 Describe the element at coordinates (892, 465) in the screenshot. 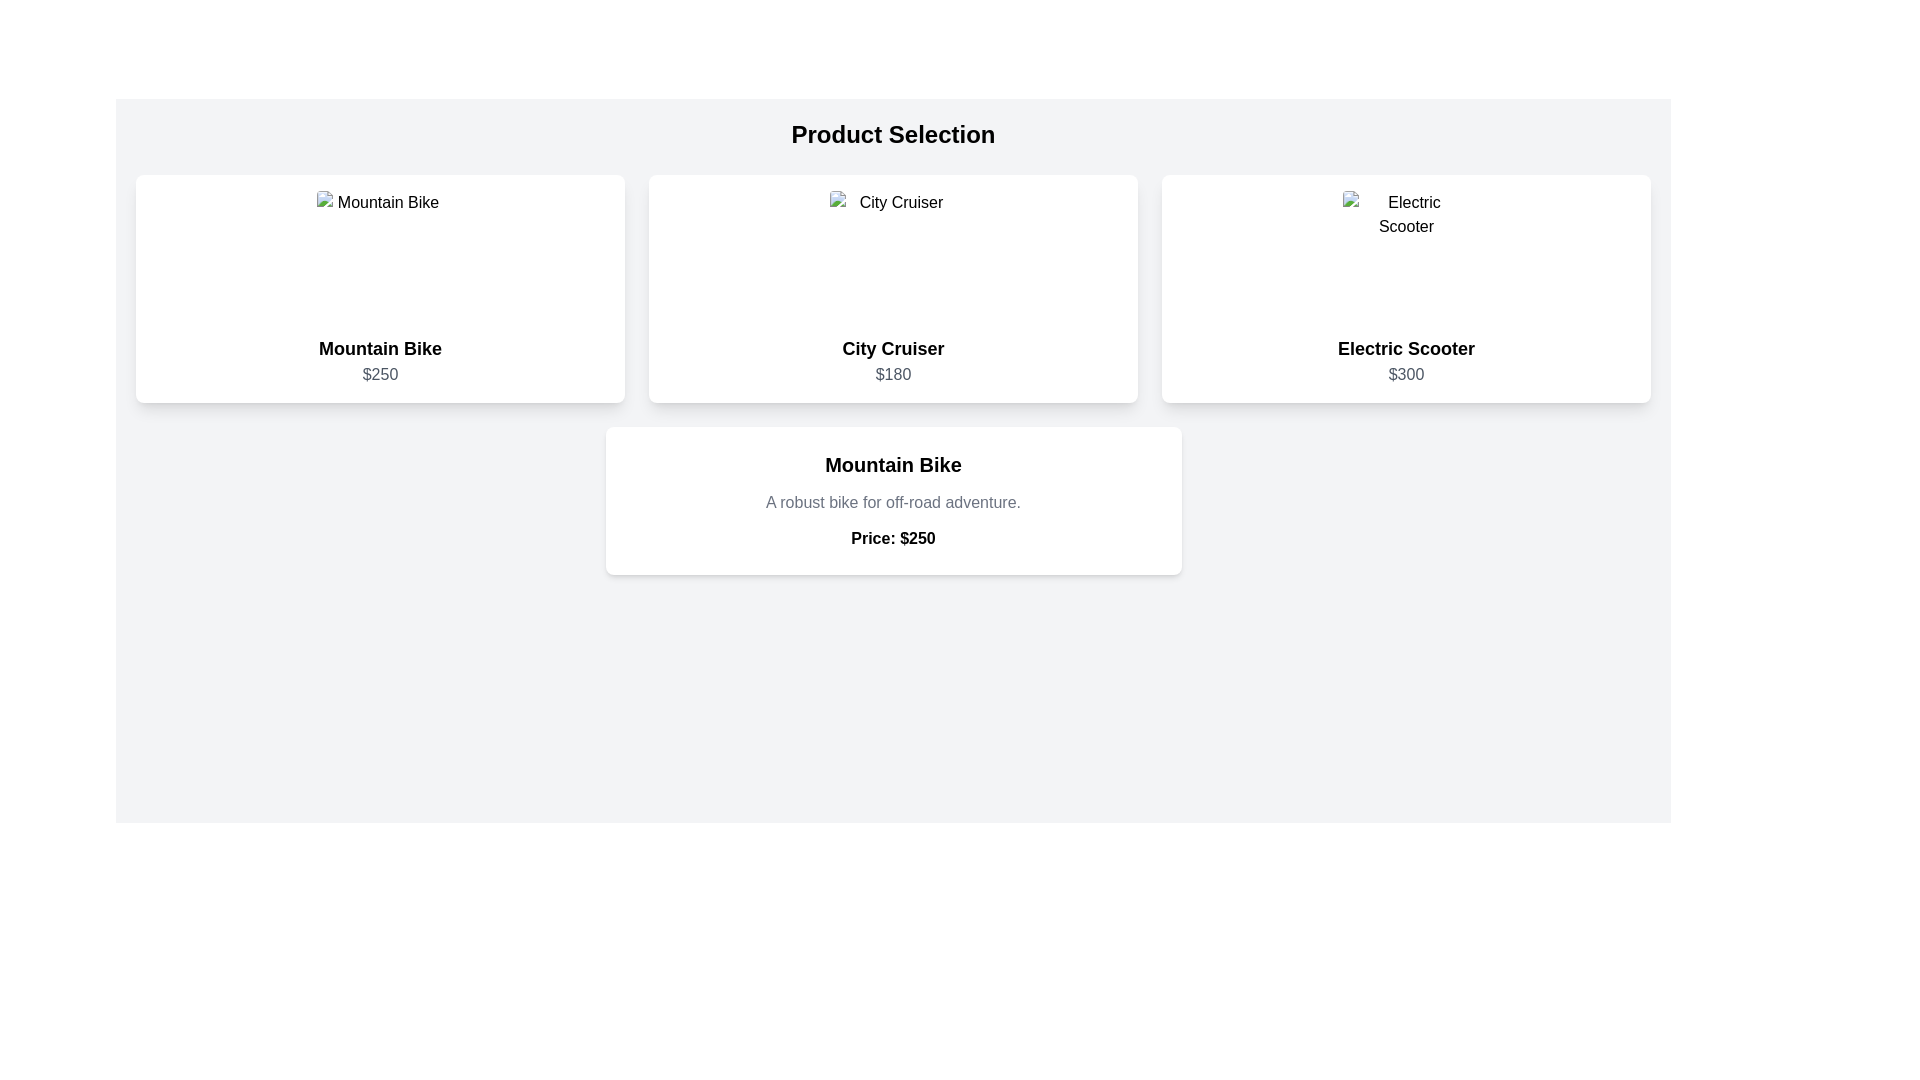

I see `the card containing the 'Mountain Bike' text heading, which is prominently displayed in bold at the top of the card structure` at that location.